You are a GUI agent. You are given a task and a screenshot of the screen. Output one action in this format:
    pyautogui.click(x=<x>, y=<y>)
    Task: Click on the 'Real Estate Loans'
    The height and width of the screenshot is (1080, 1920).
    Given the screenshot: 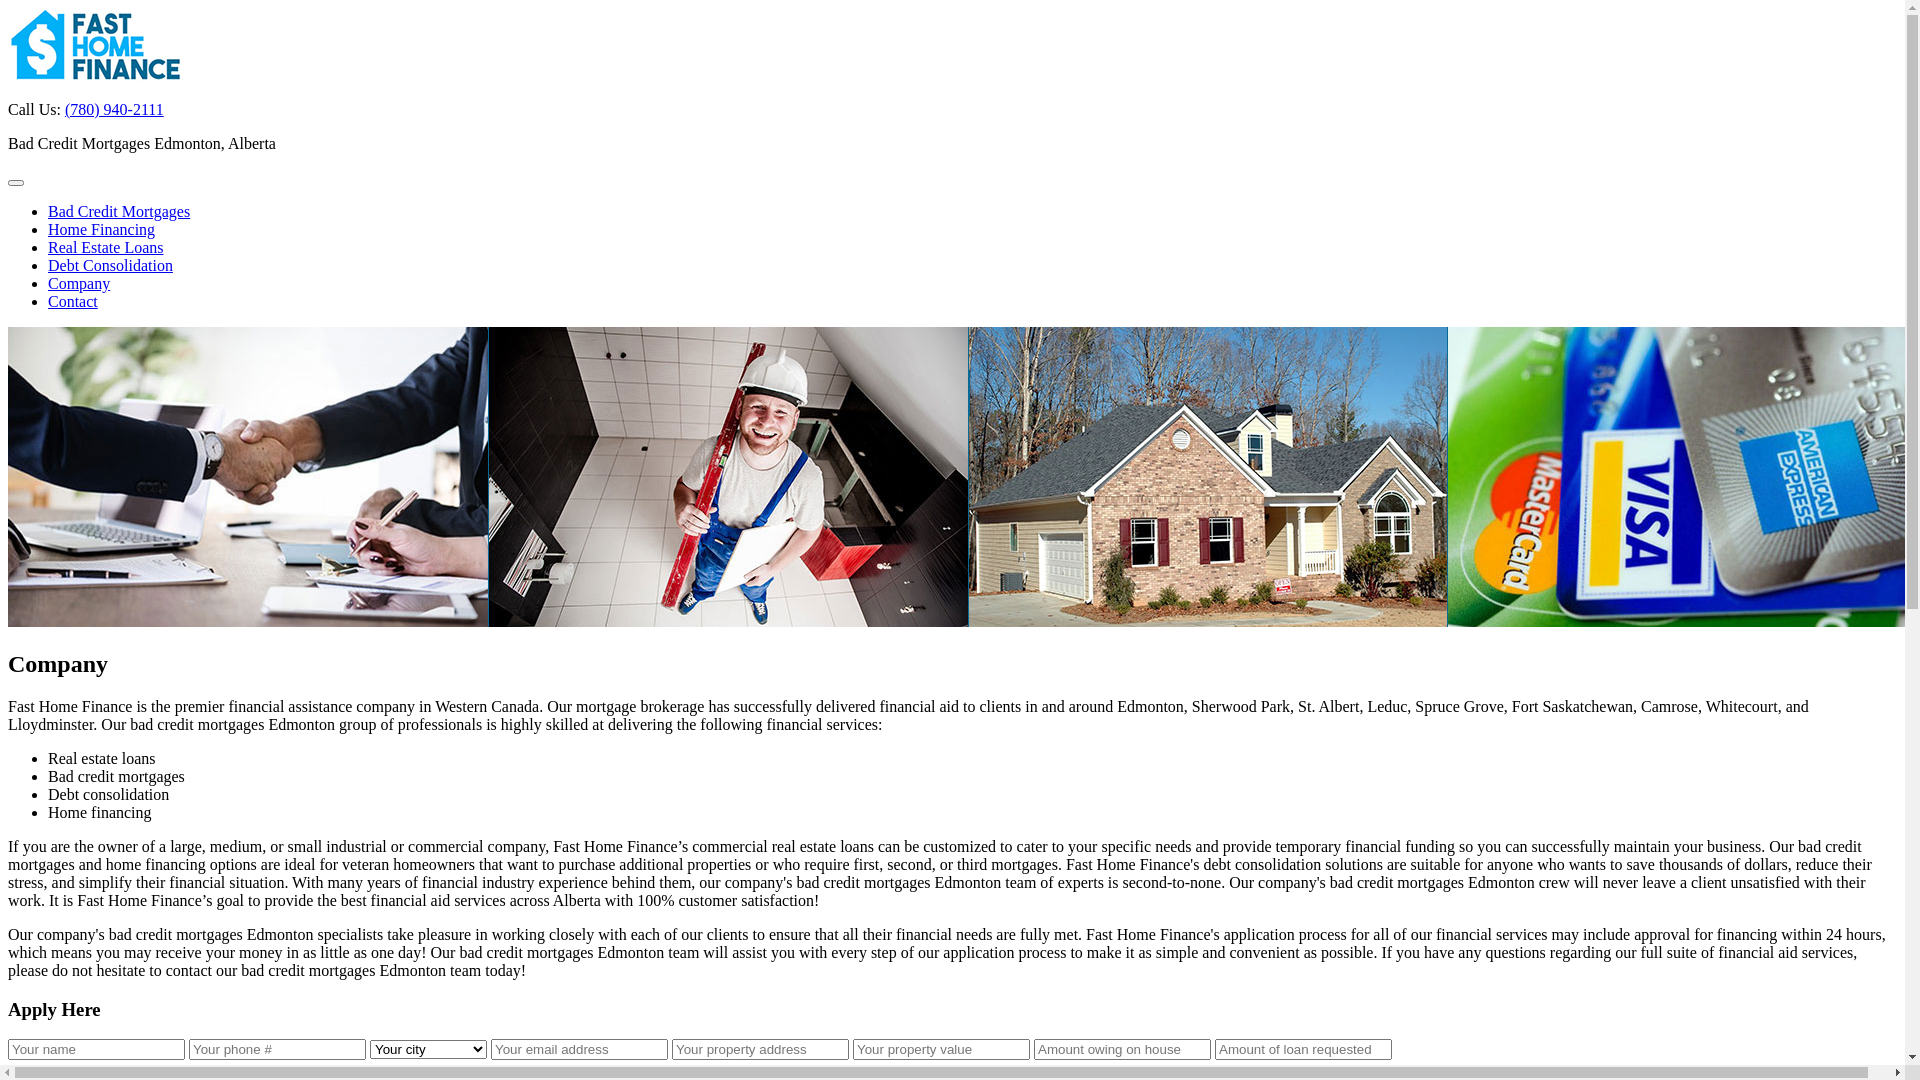 What is the action you would take?
    pyautogui.click(x=104, y=246)
    